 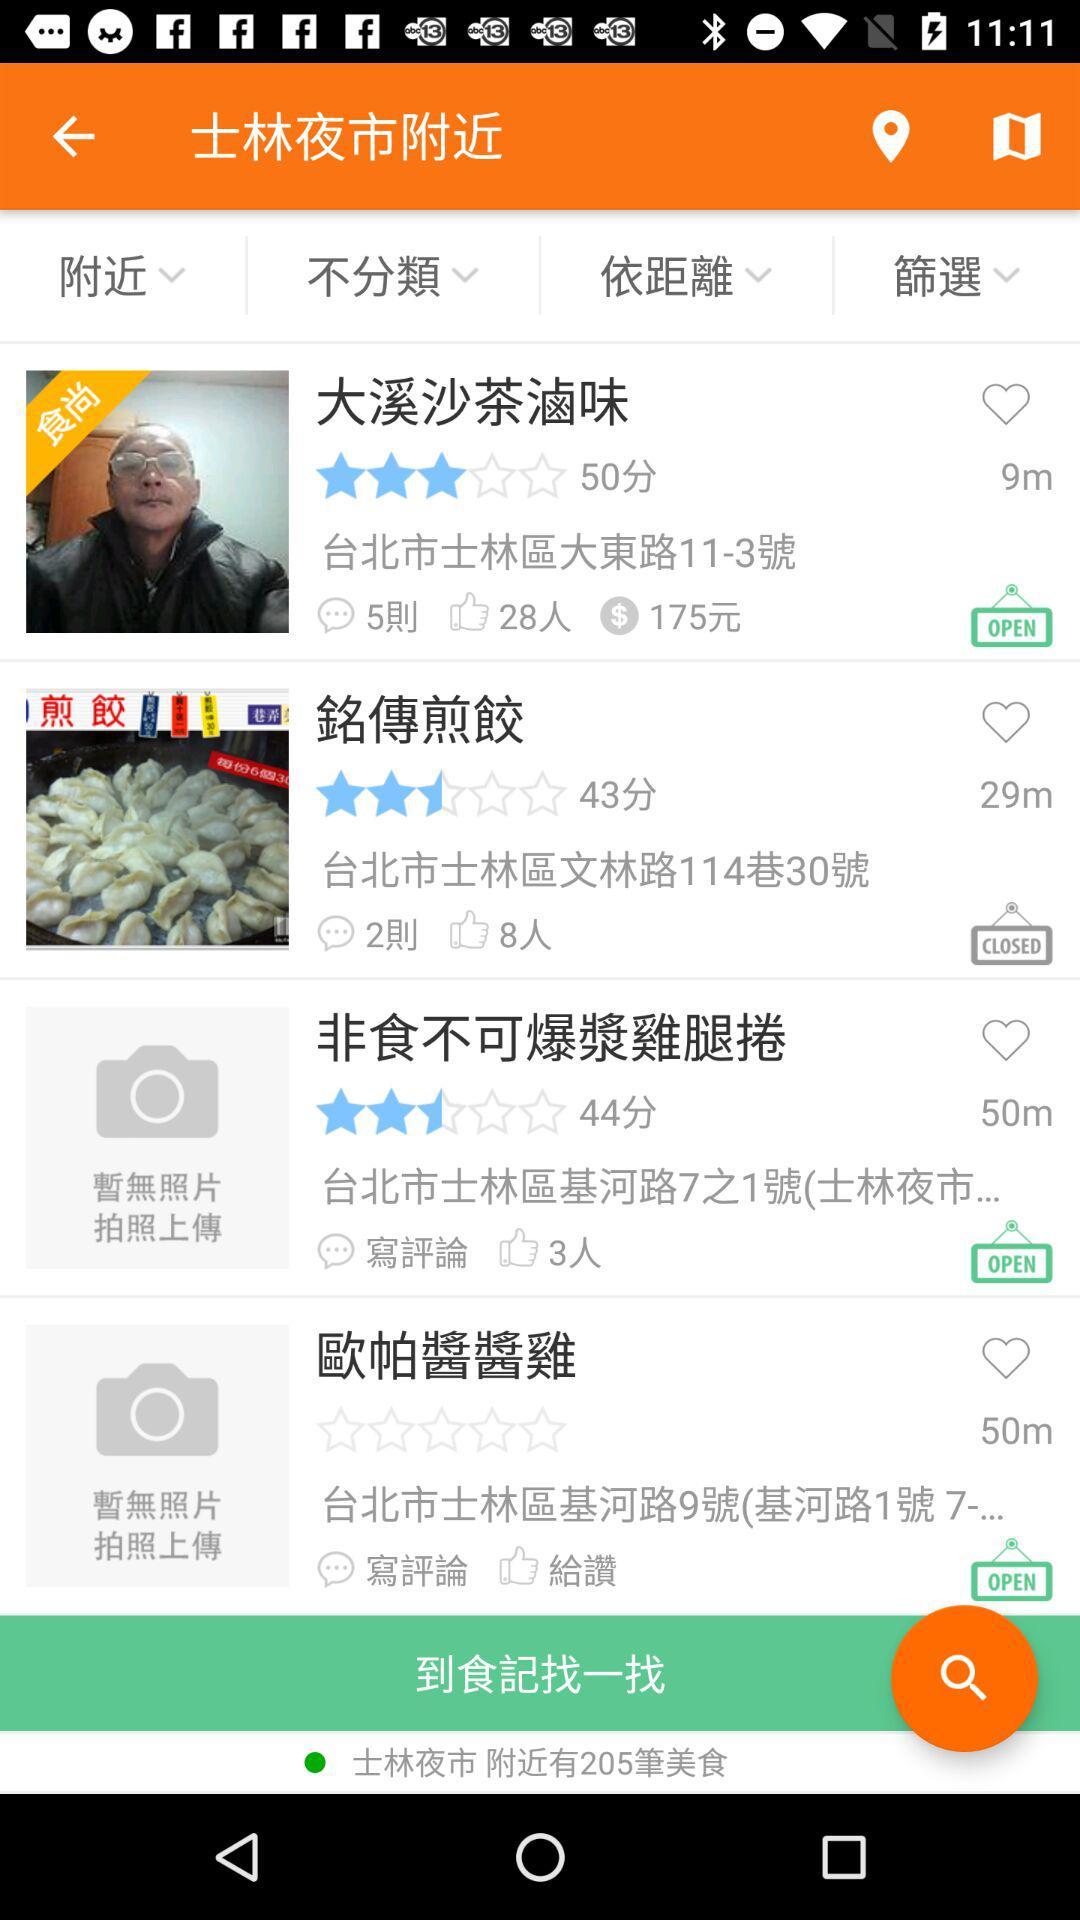 I want to click on the search icon, so click(x=963, y=1678).